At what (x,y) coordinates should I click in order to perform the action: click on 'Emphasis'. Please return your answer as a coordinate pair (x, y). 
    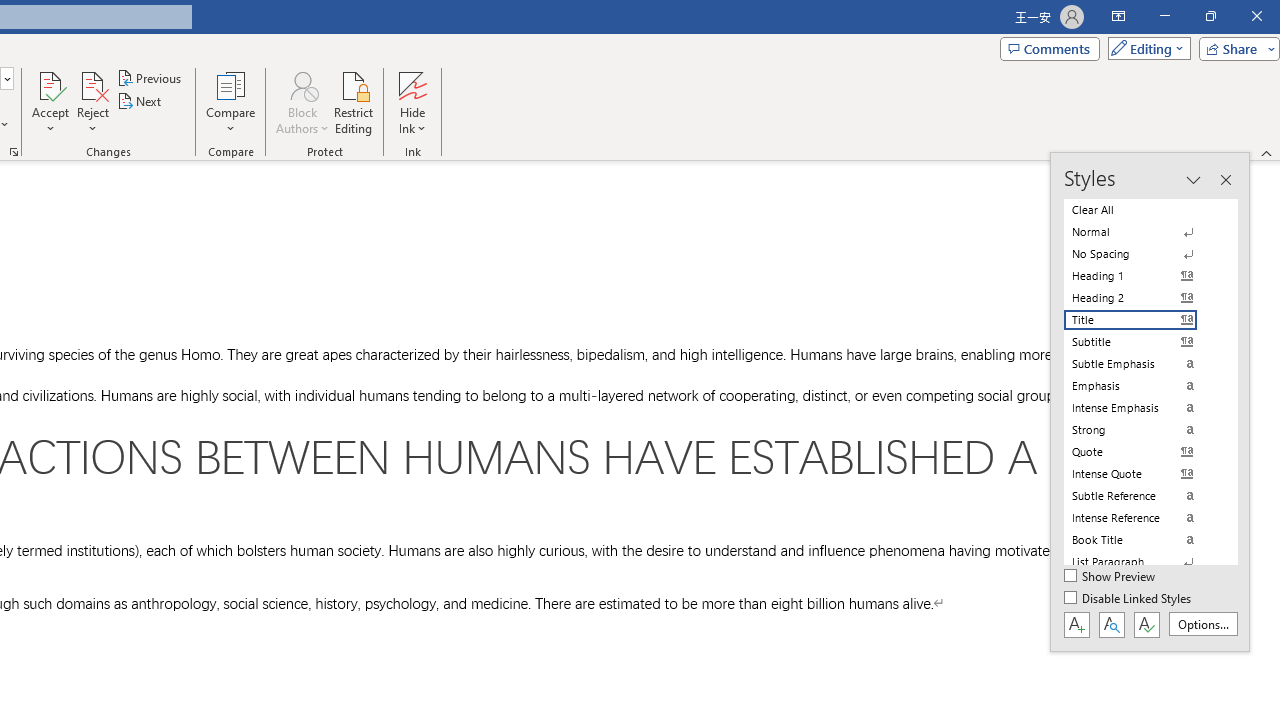
    Looking at the image, I should click on (1142, 385).